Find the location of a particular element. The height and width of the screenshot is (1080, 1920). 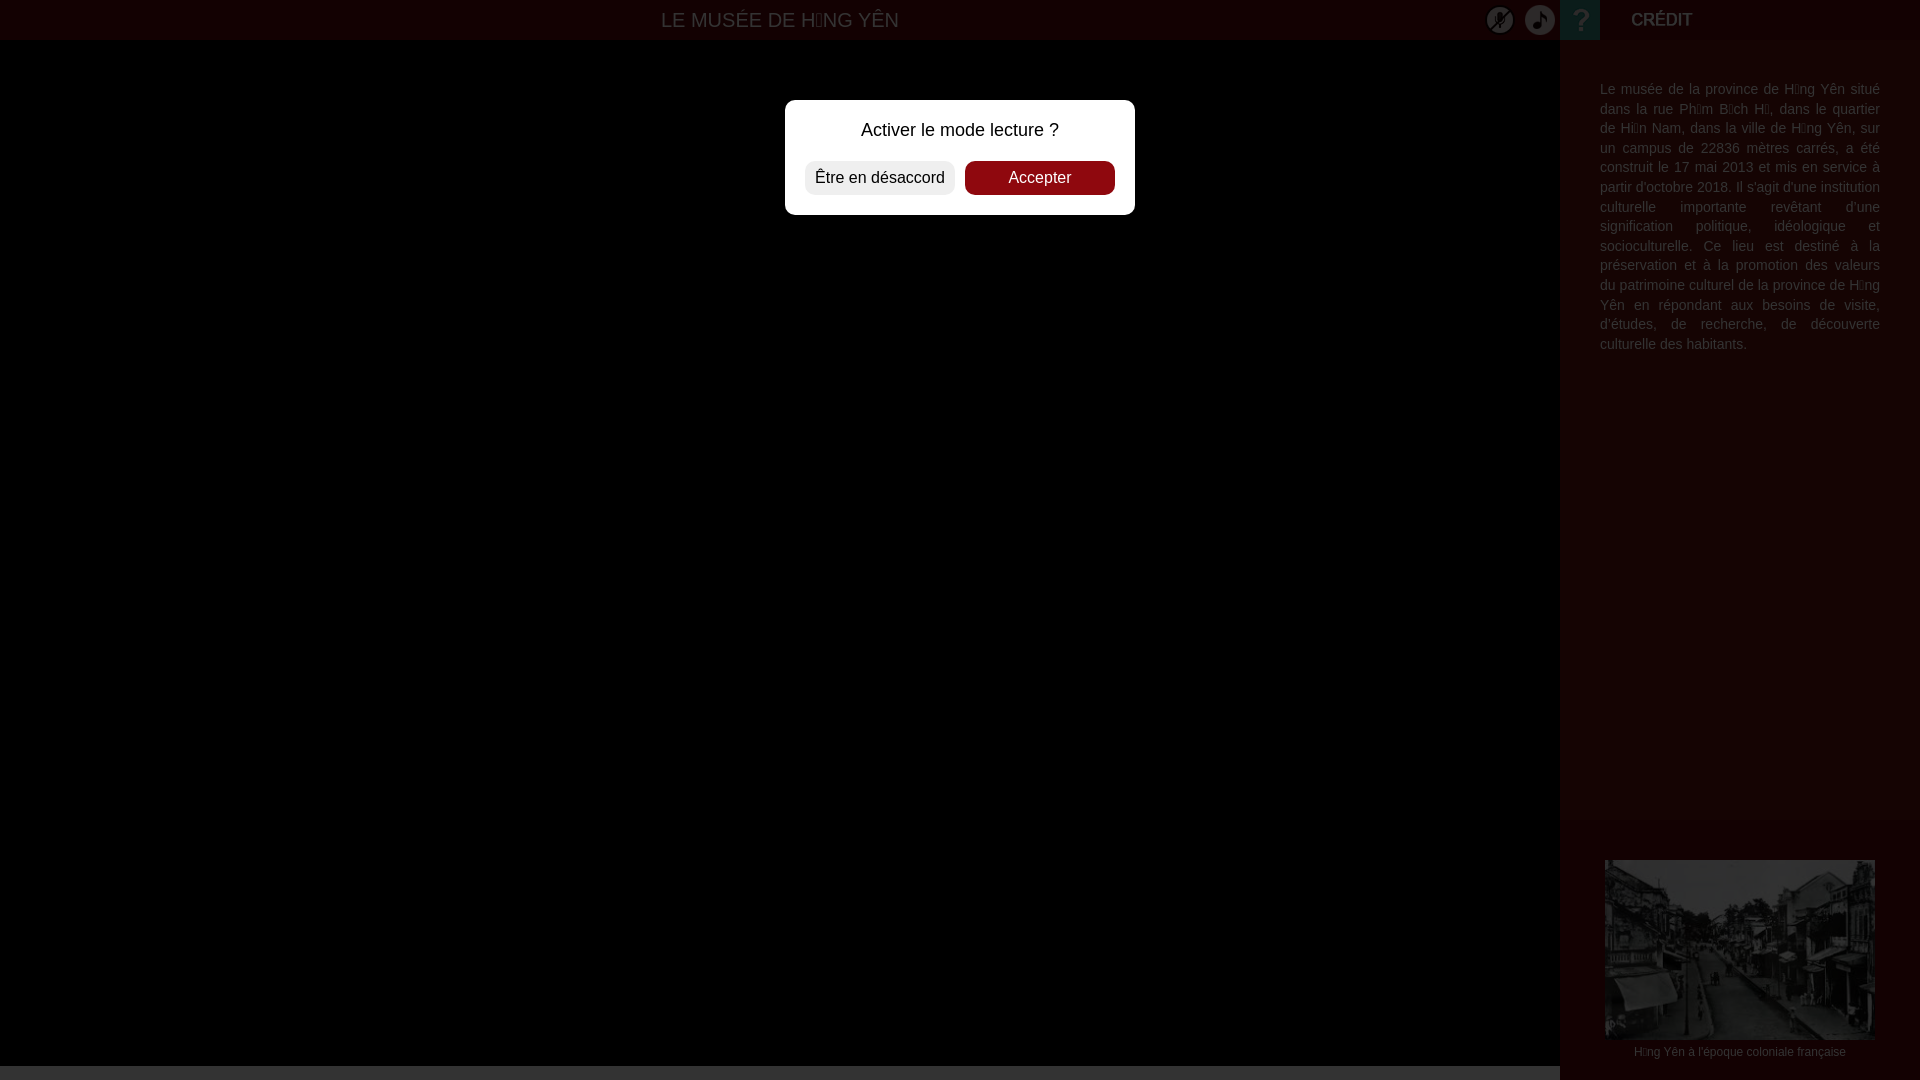

'Accepter' is located at coordinates (964, 176).